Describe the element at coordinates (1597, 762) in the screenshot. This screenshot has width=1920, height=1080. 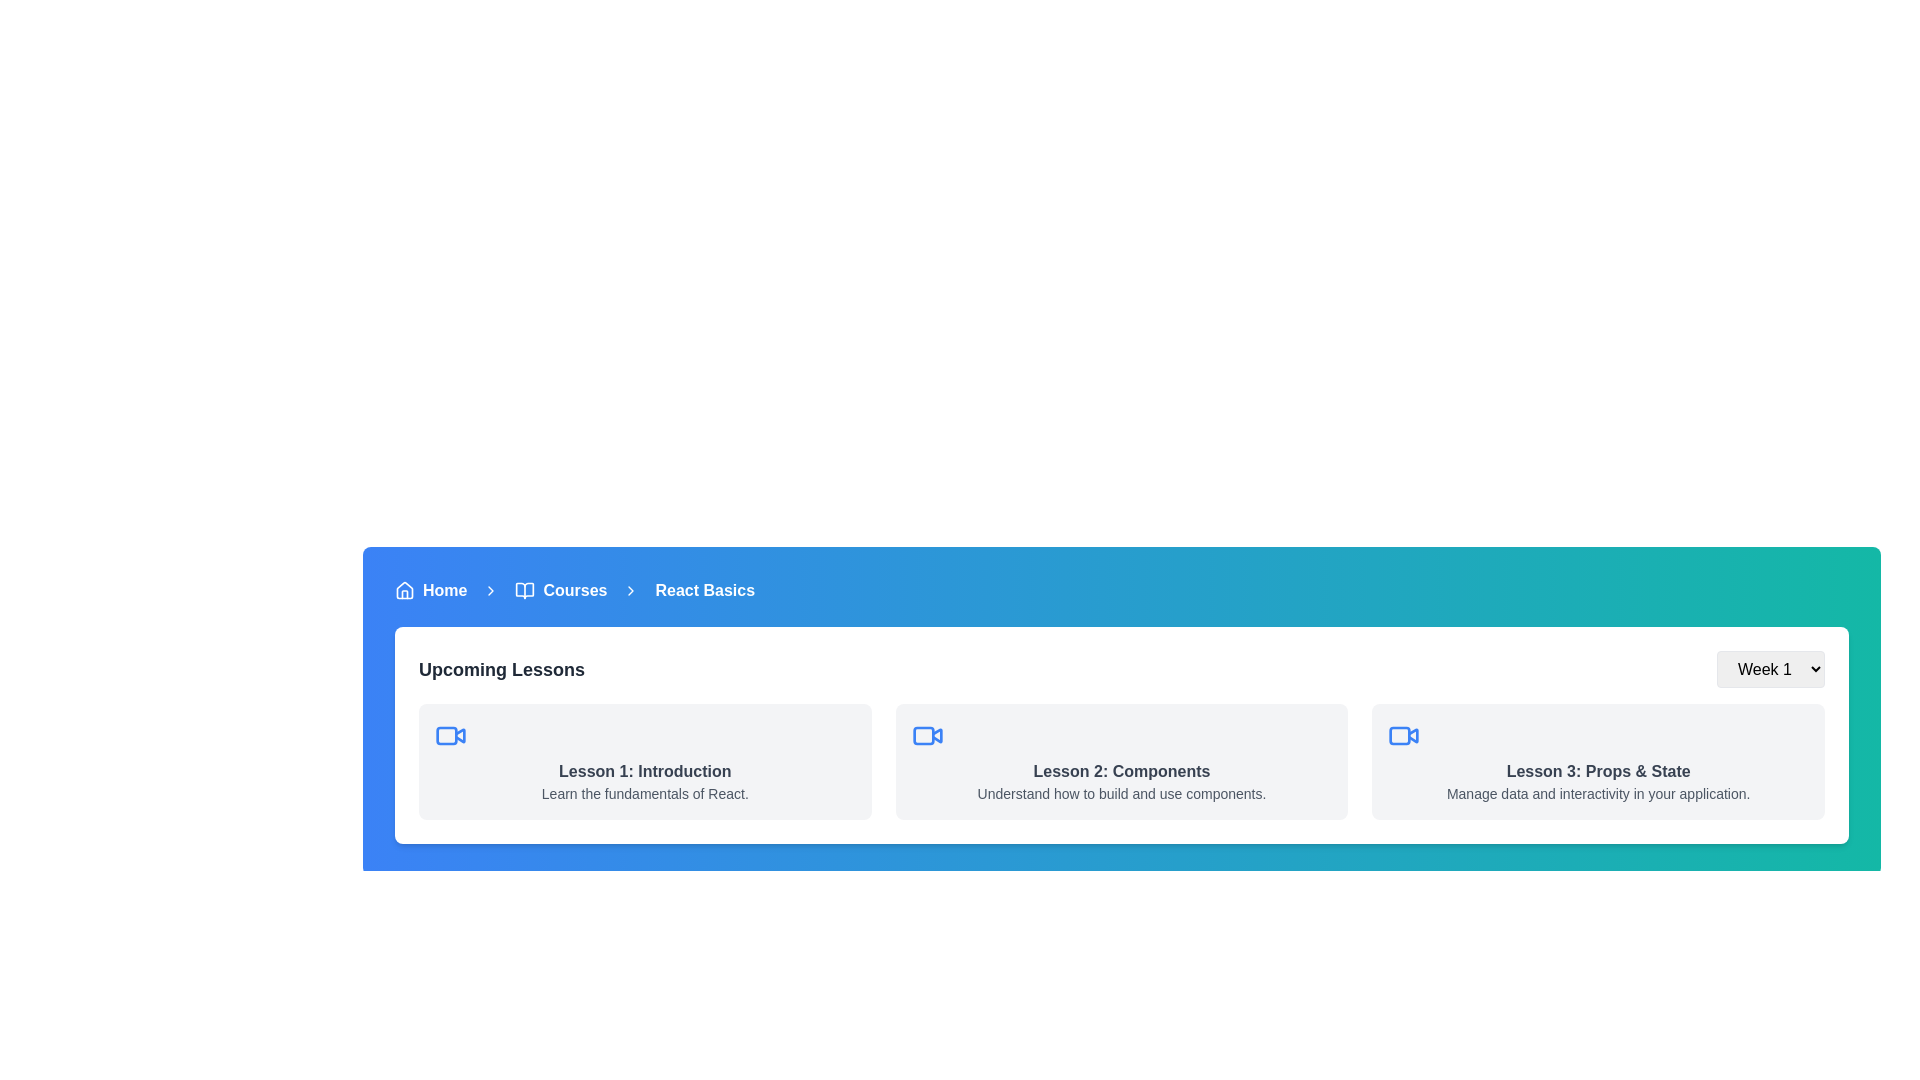
I see `the third card in the grid layout that contains a blue video icon and the text 'Lesson 3: Props & State'` at that location.